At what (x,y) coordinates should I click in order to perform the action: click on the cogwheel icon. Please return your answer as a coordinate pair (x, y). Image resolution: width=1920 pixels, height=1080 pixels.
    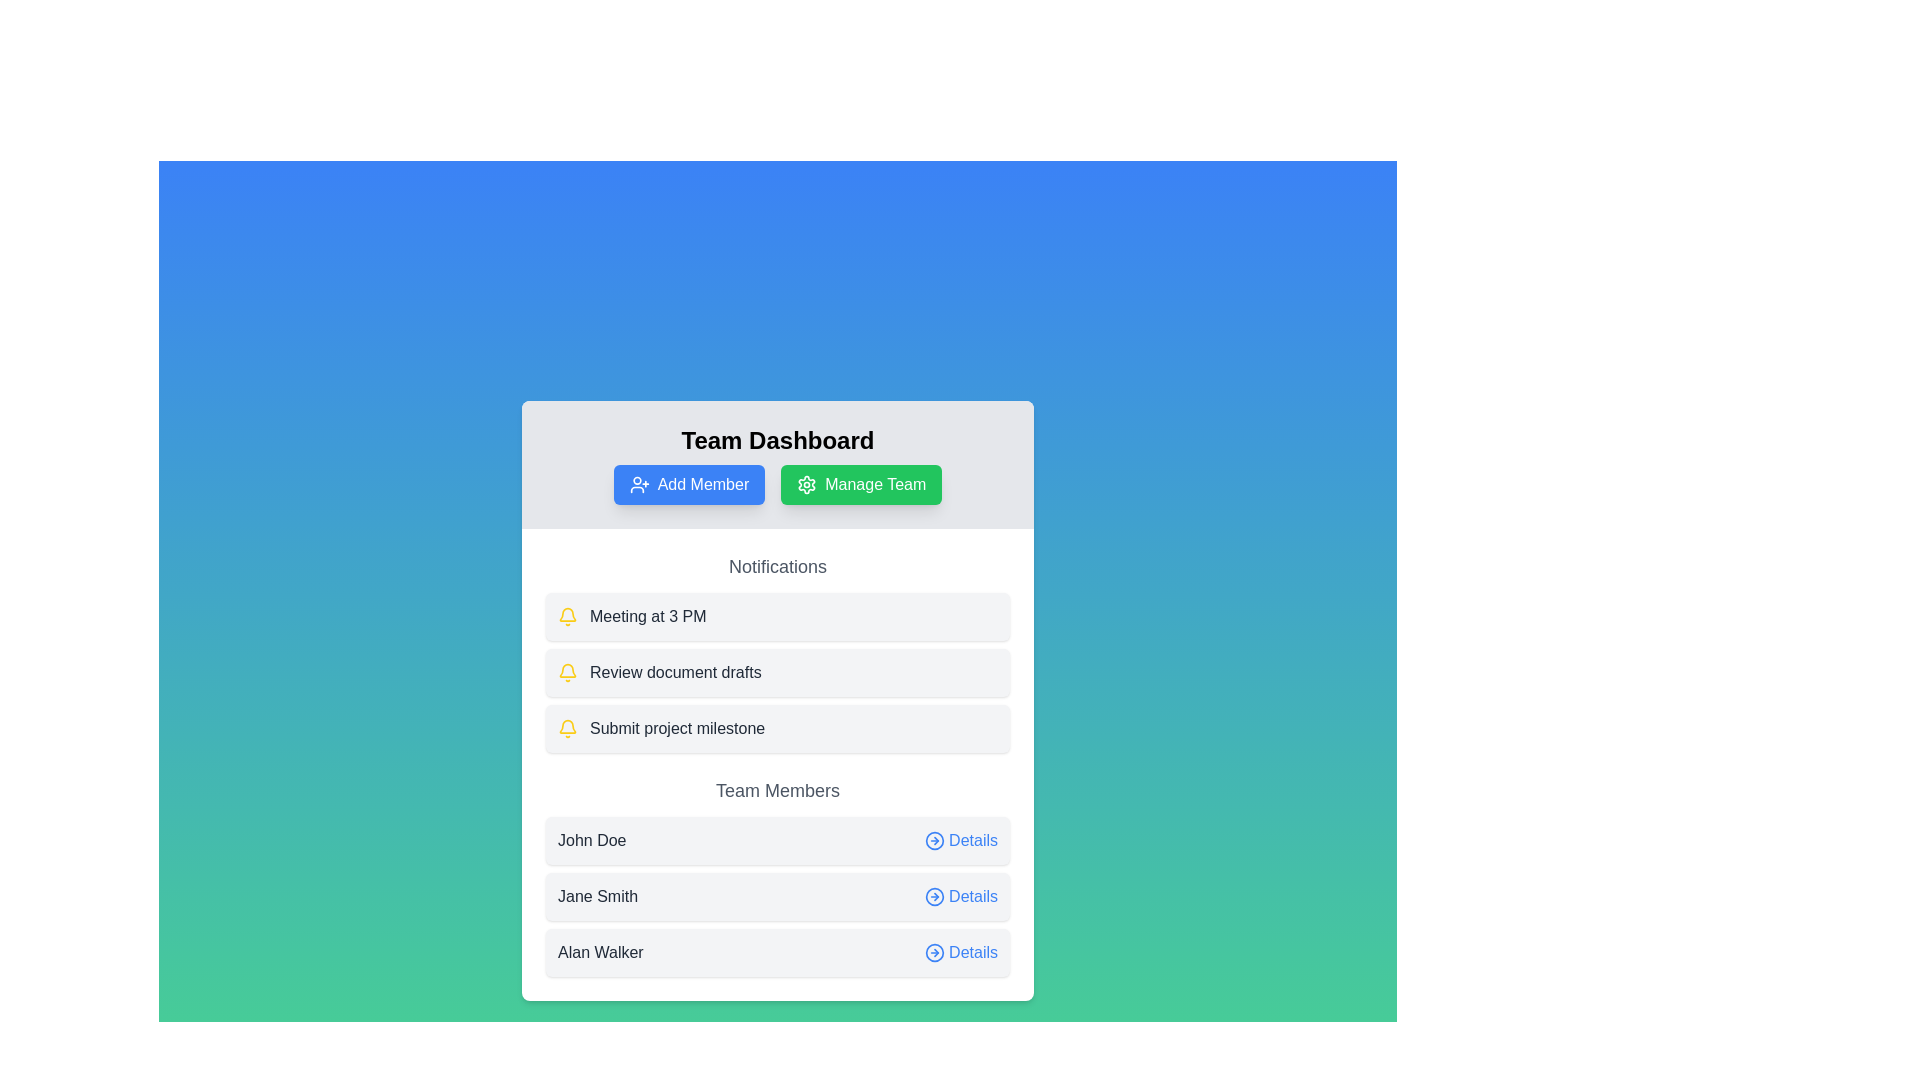
    Looking at the image, I should click on (807, 485).